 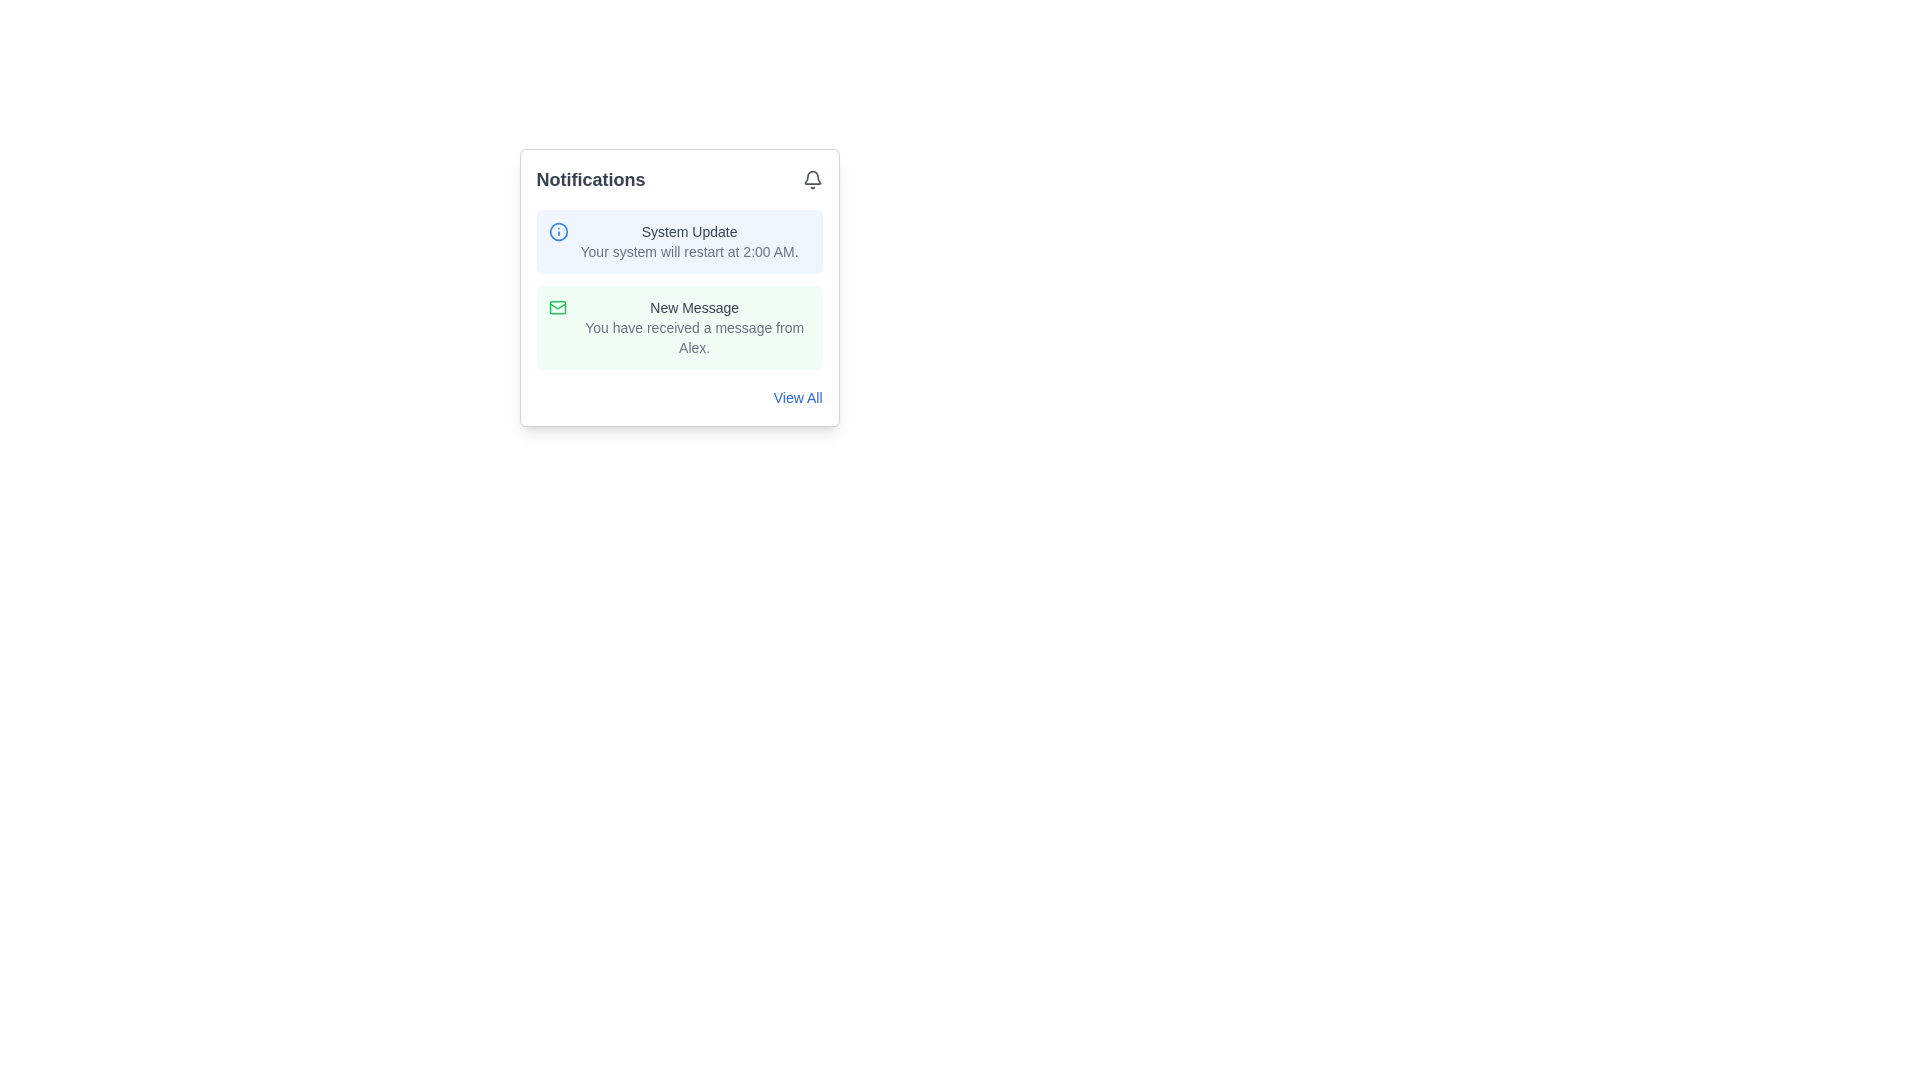 What do you see at coordinates (679, 241) in the screenshot?
I see `the Notification card that informs the user about a scheduled system restart, which is the topmost card in the vertical list of notifications` at bounding box center [679, 241].